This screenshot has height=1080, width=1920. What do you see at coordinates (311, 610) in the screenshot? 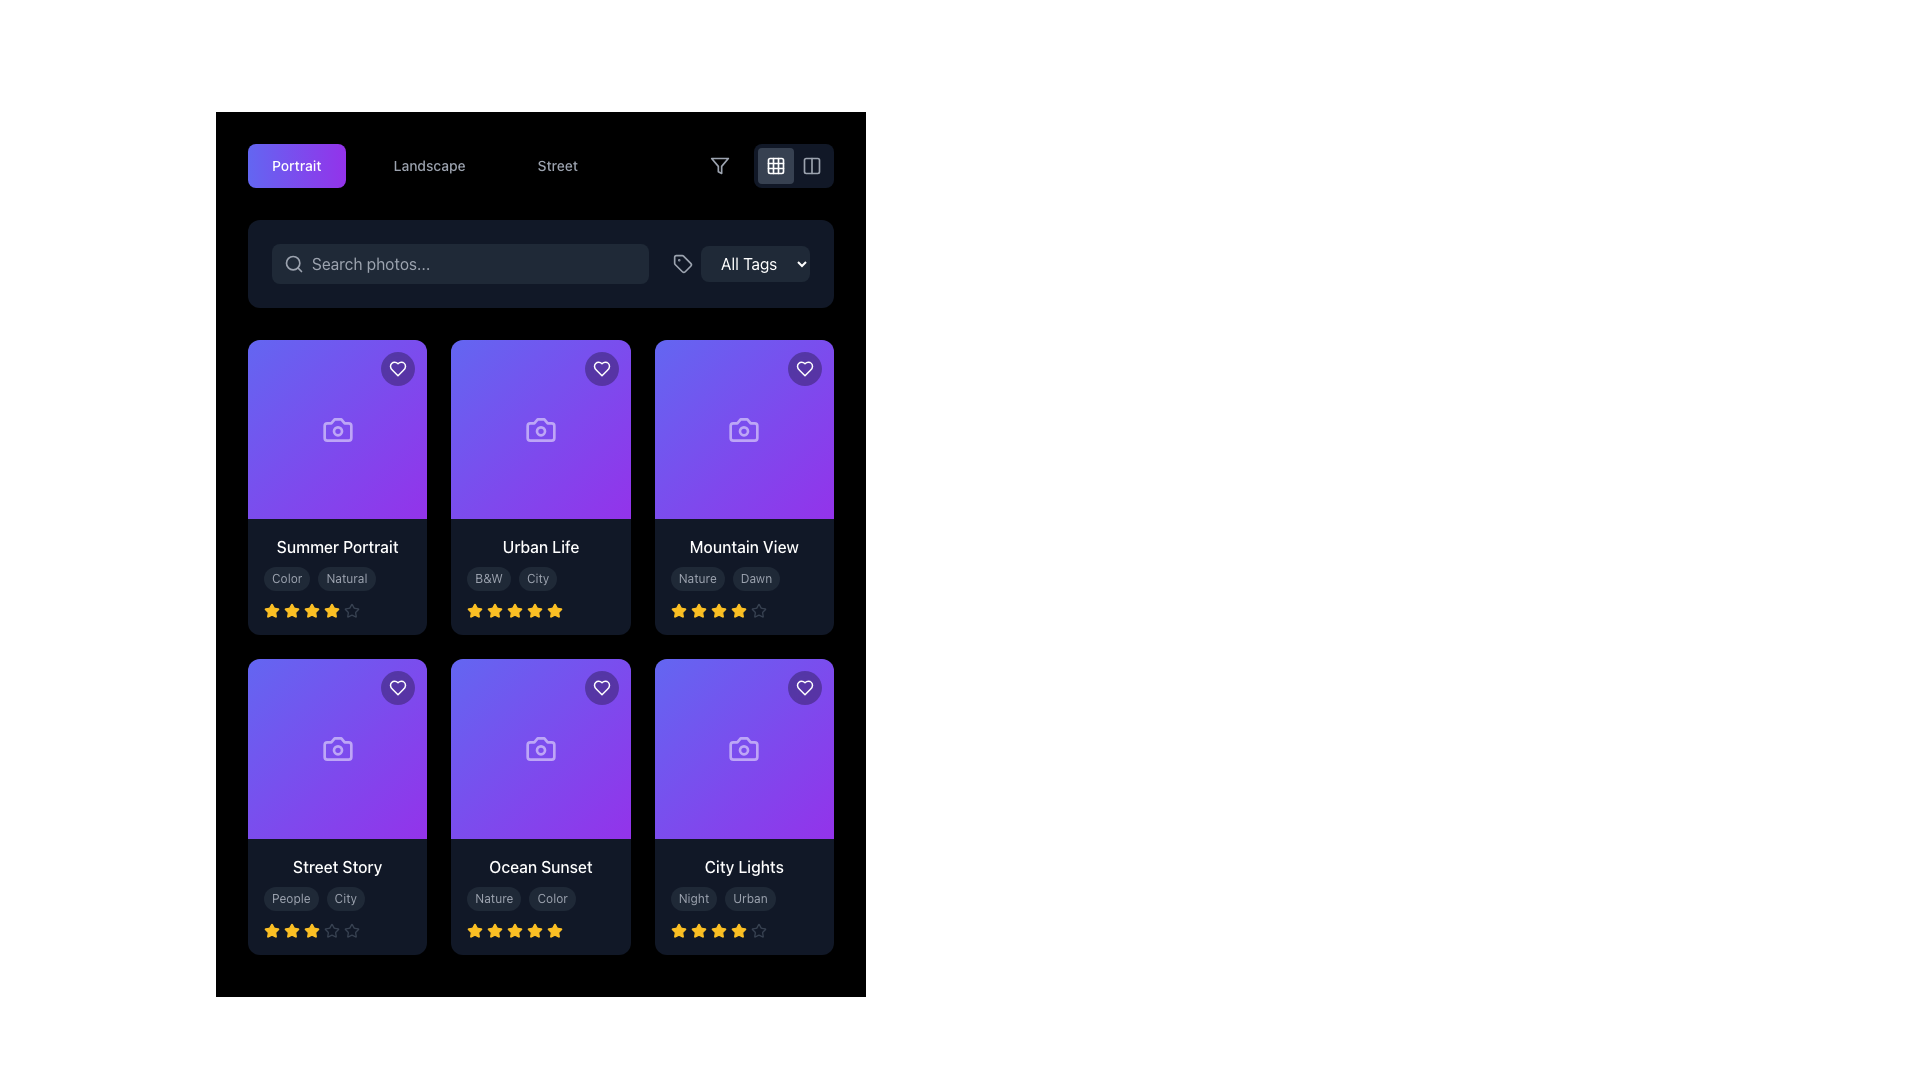
I see `the third star icon in the row of five rating stars below the 'Summer Portrait' card` at bounding box center [311, 610].